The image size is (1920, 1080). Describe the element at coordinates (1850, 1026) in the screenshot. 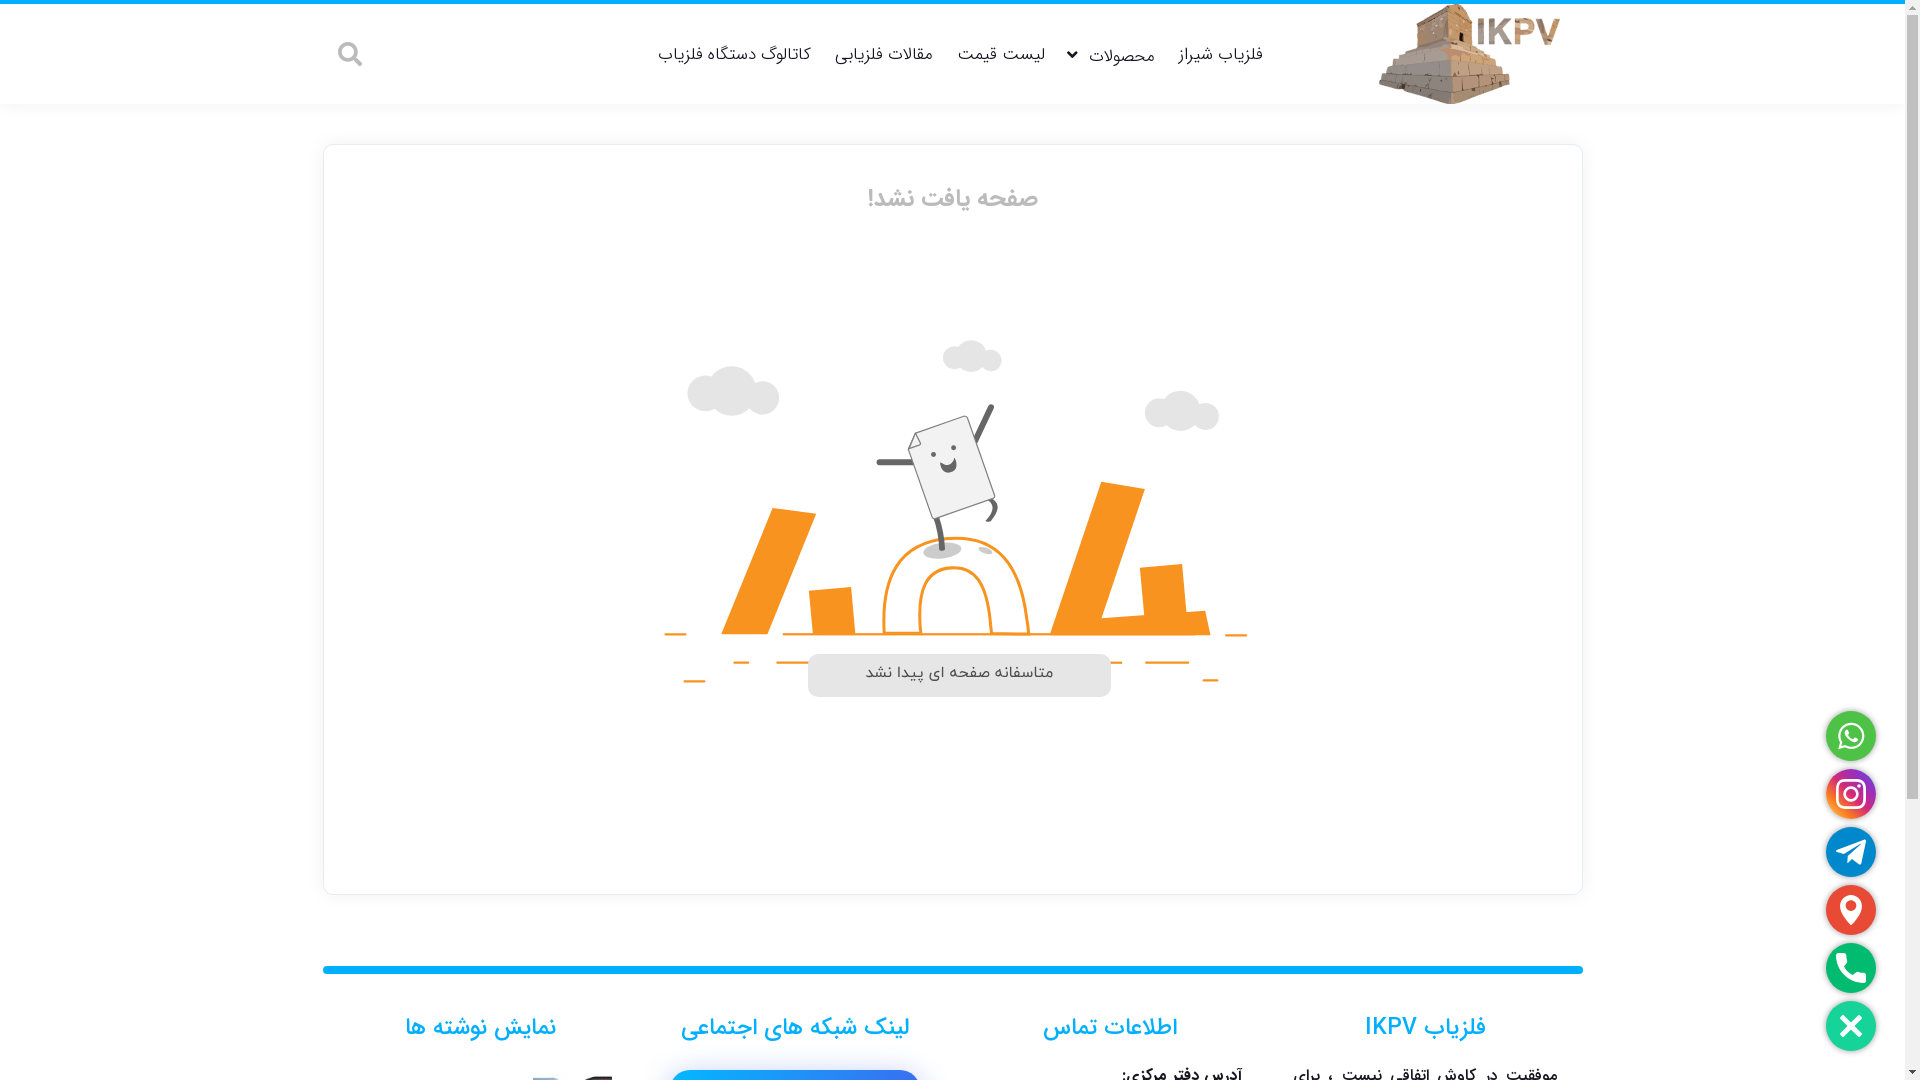

I see `'Close'` at that location.